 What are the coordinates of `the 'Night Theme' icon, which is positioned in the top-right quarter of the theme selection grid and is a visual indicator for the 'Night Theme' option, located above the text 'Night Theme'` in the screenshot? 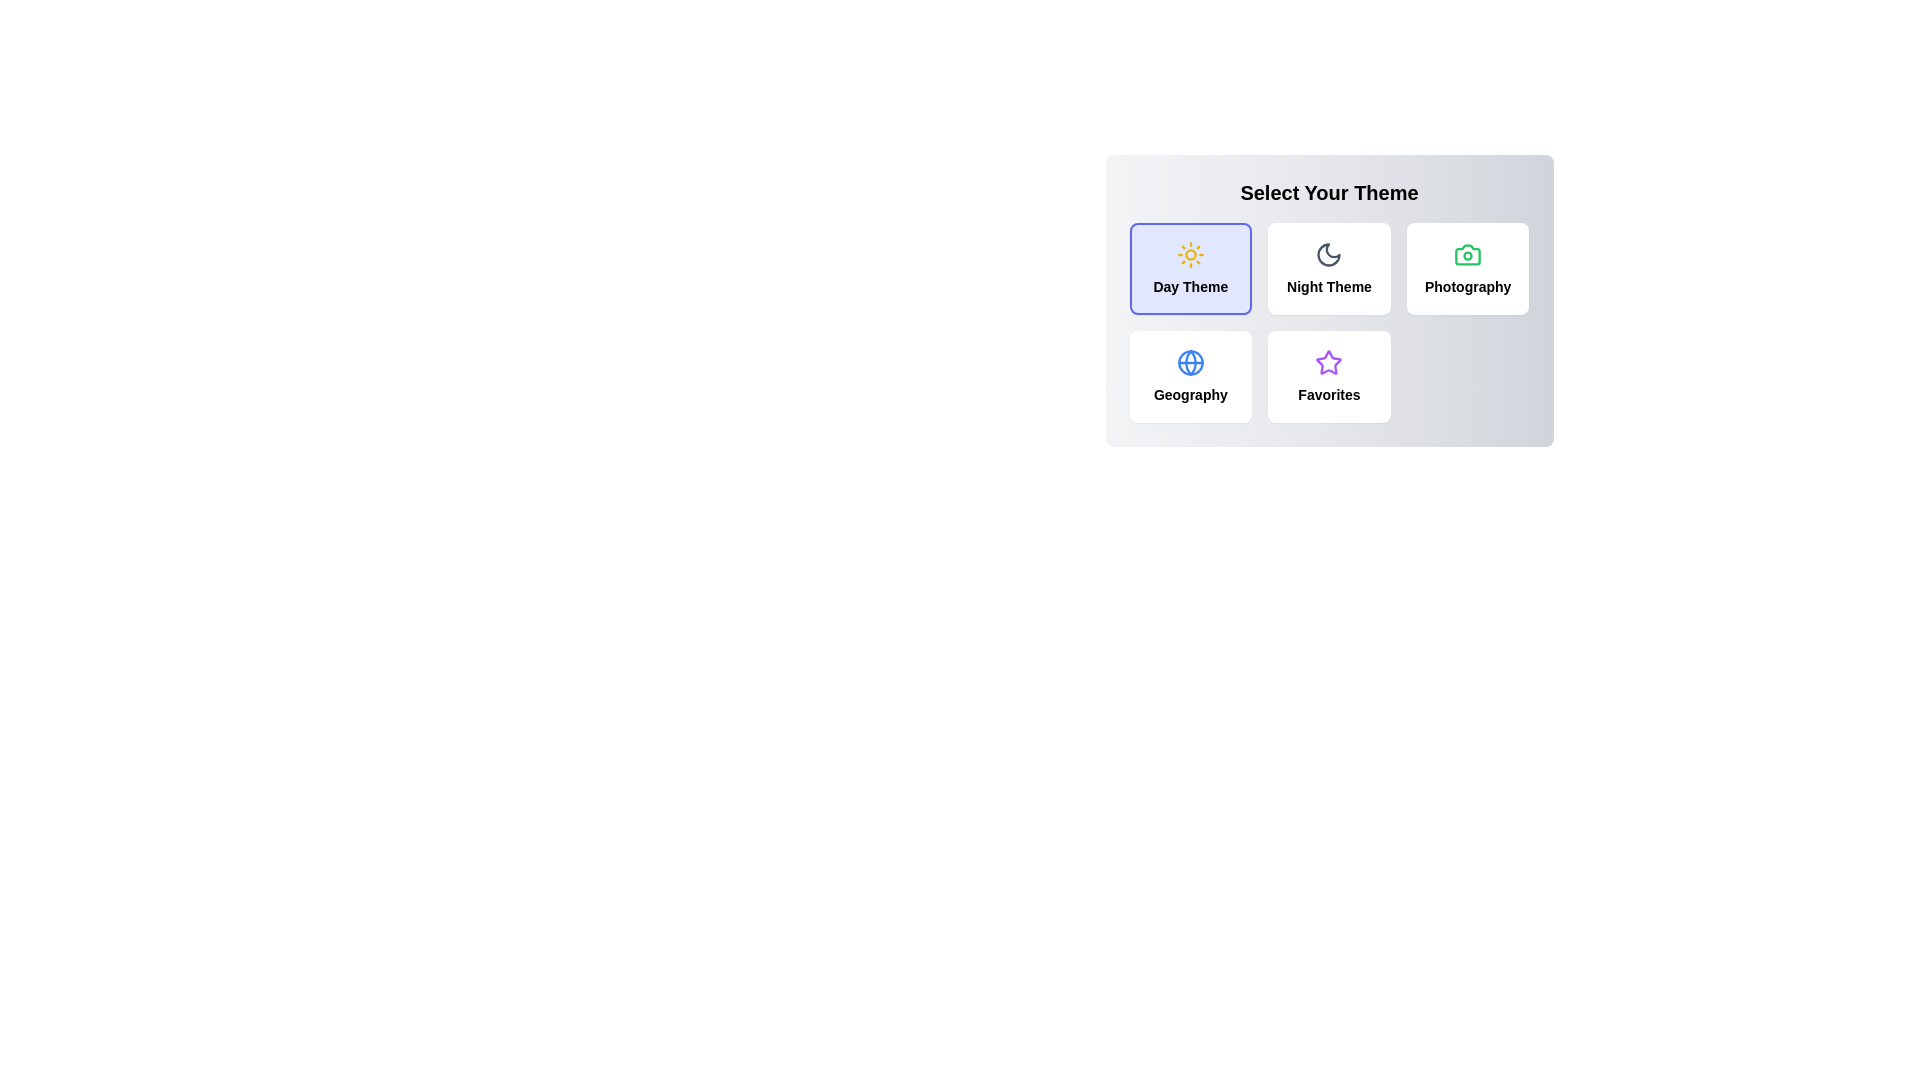 It's located at (1329, 253).